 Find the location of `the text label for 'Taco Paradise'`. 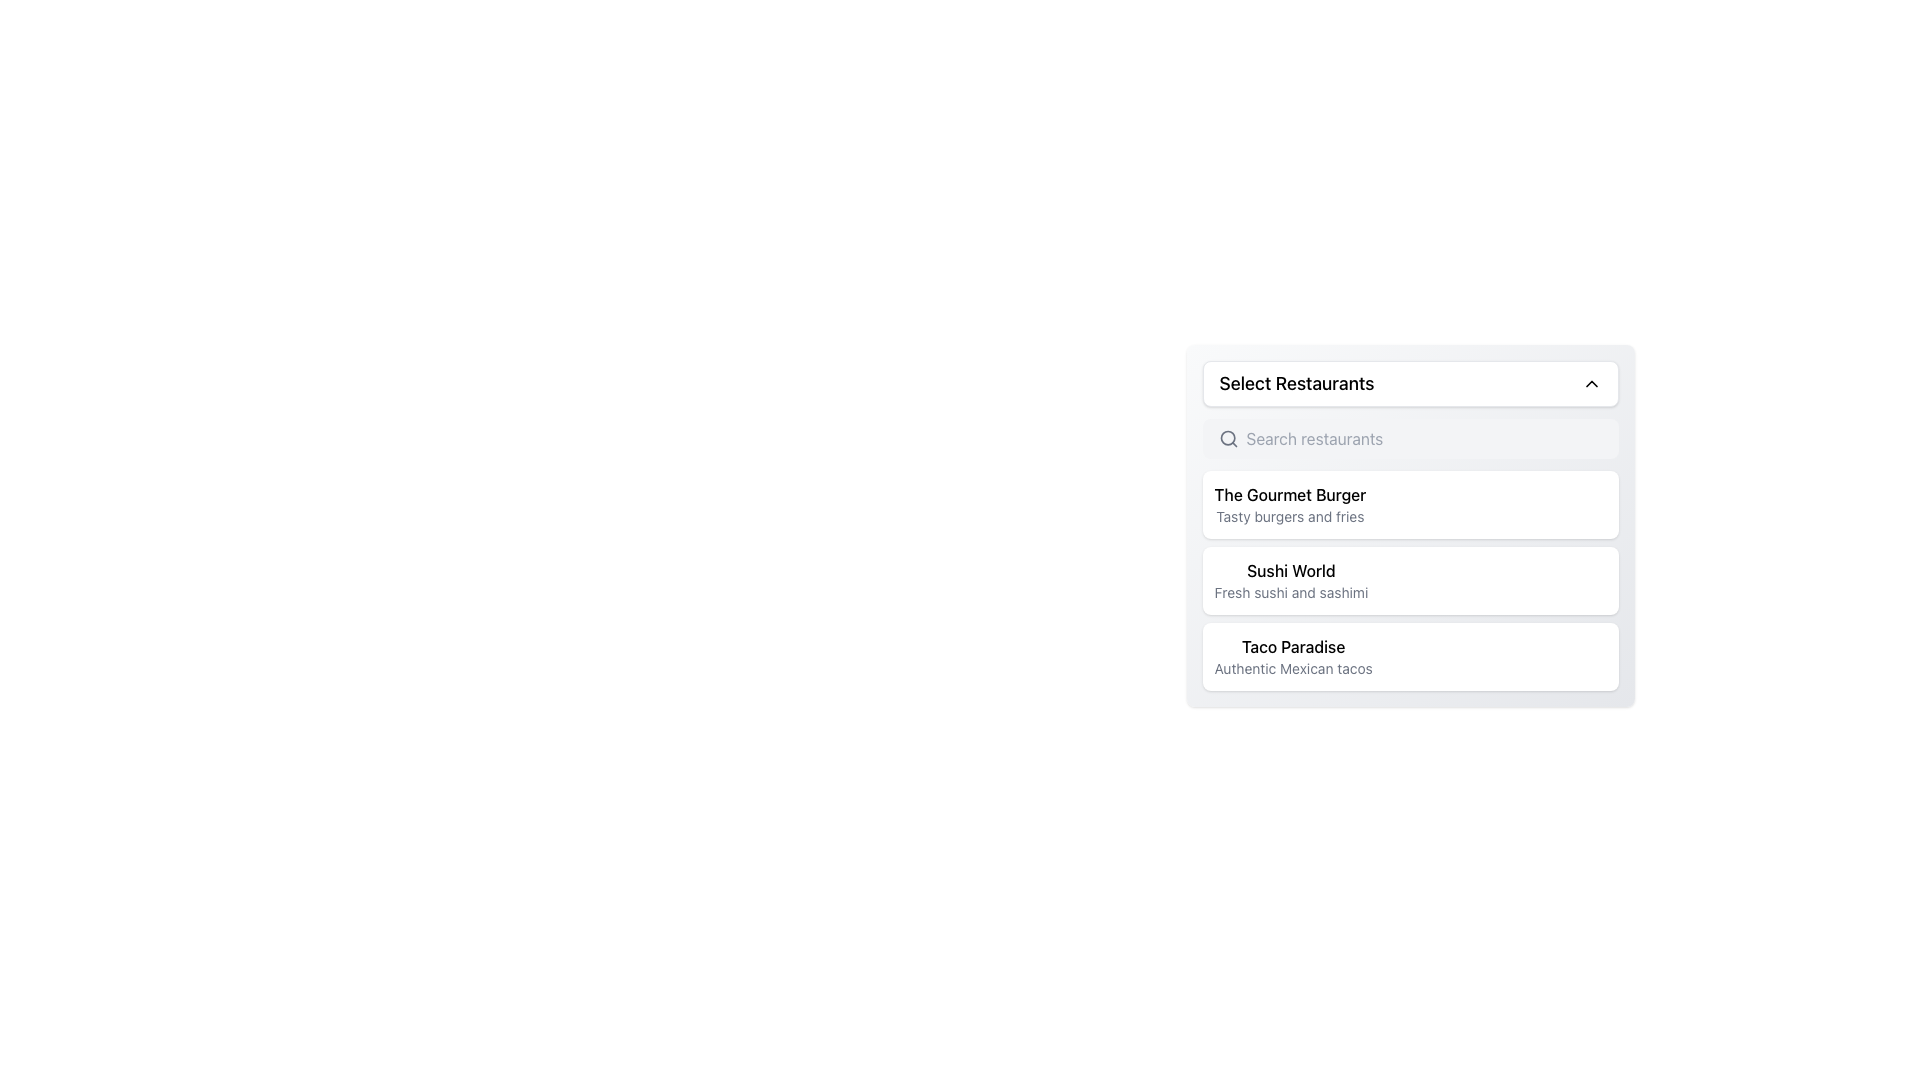

the text label for 'Taco Paradise' is located at coordinates (1293, 647).